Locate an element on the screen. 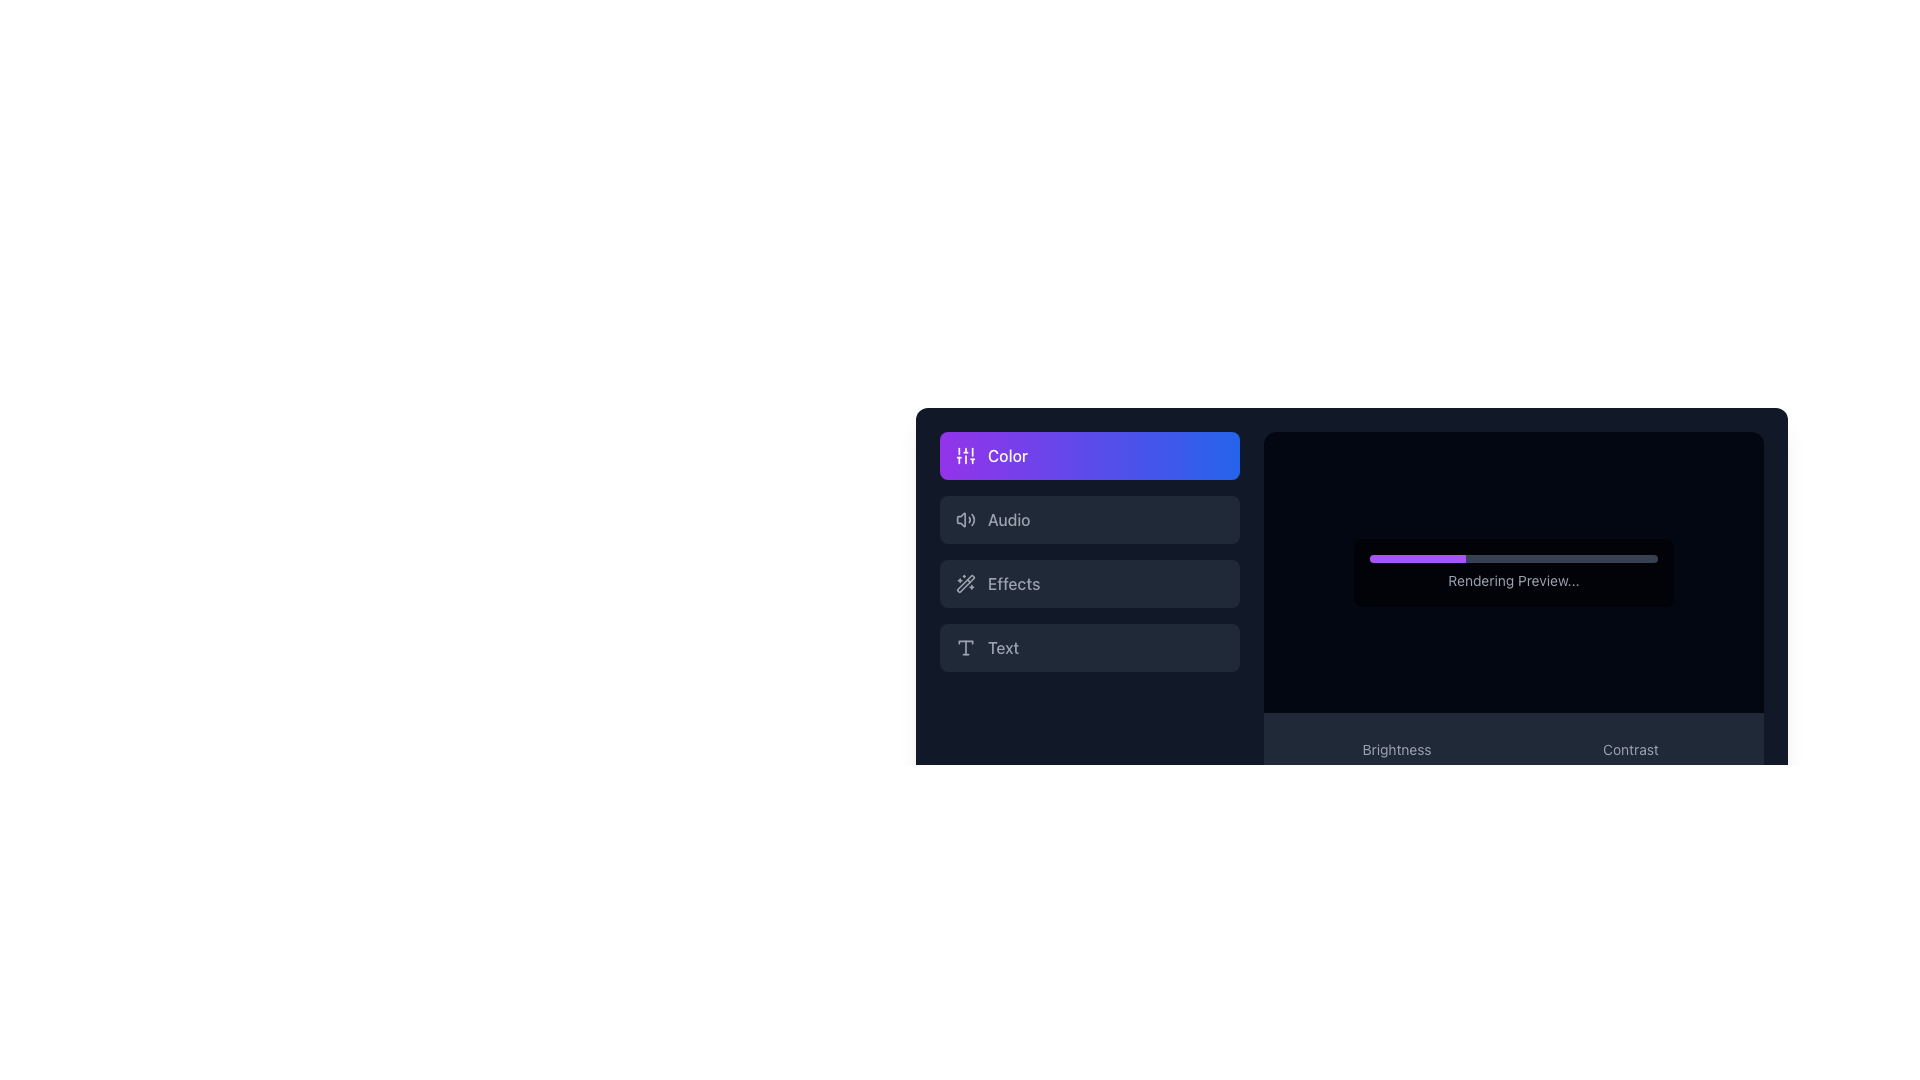  the slider is located at coordinates (1309, 776).